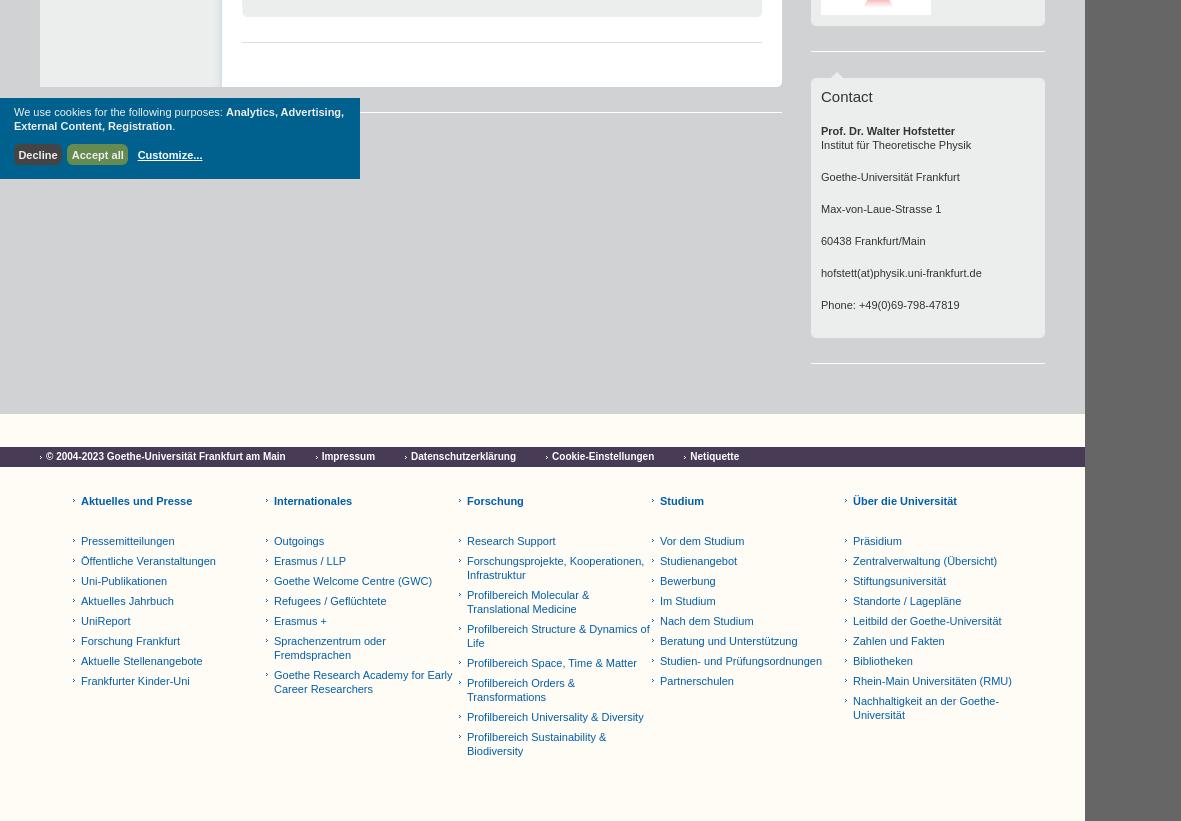 The height and width of the screenshot is (821, 1181). Describe the element at coordinates (298, 541) in the screenshot. I see `'Outgoings'` at that location.